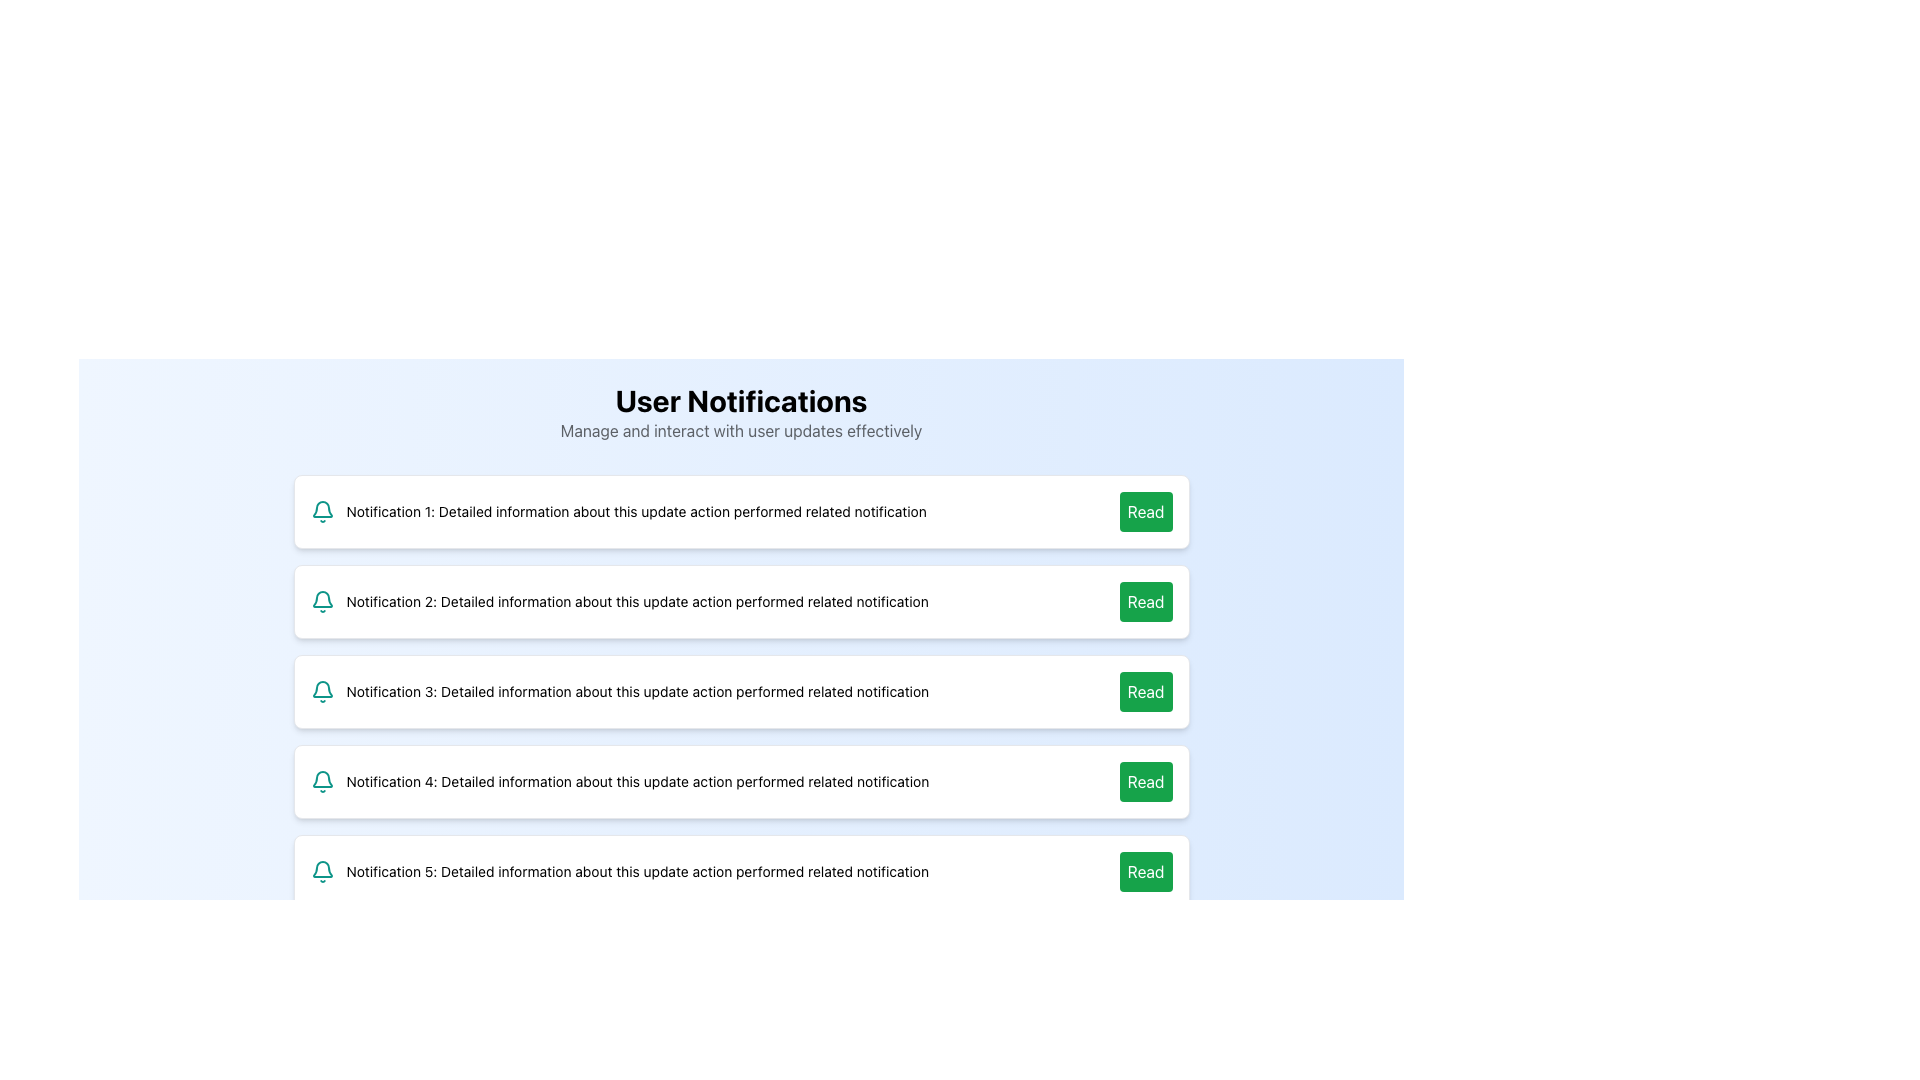 This screenshot has width=1920, height=1080. What do you see at coordinates (322, 688) in the screenshot?
I see `the notification icon located in the third entry of the user notifications list` at bounding box center [322, 688].